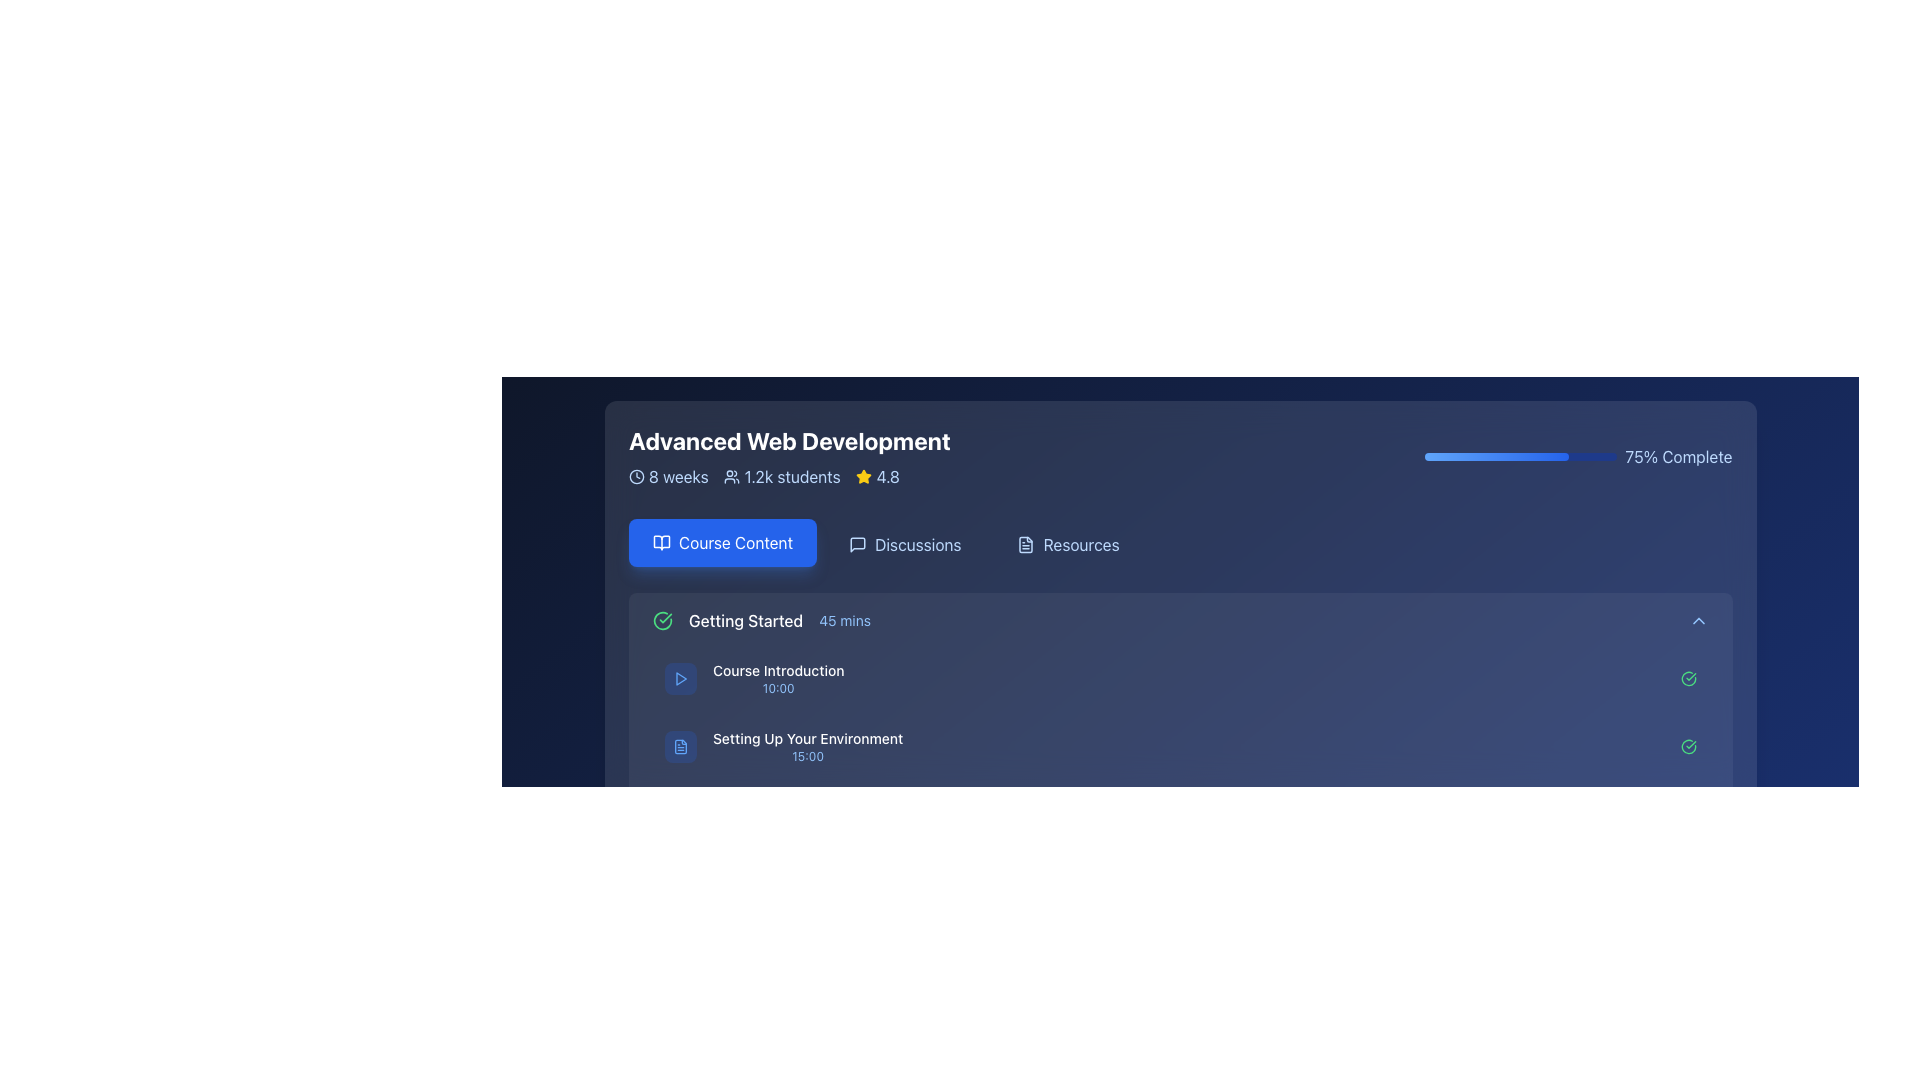  What do you see at coordinates (681, 677) in the screenshot?
I see `the blue play icon shaped like a triangle pointing to the right, located to the left of the 'Course Introduction' text, to play the content` at bounding box center [681, 677].